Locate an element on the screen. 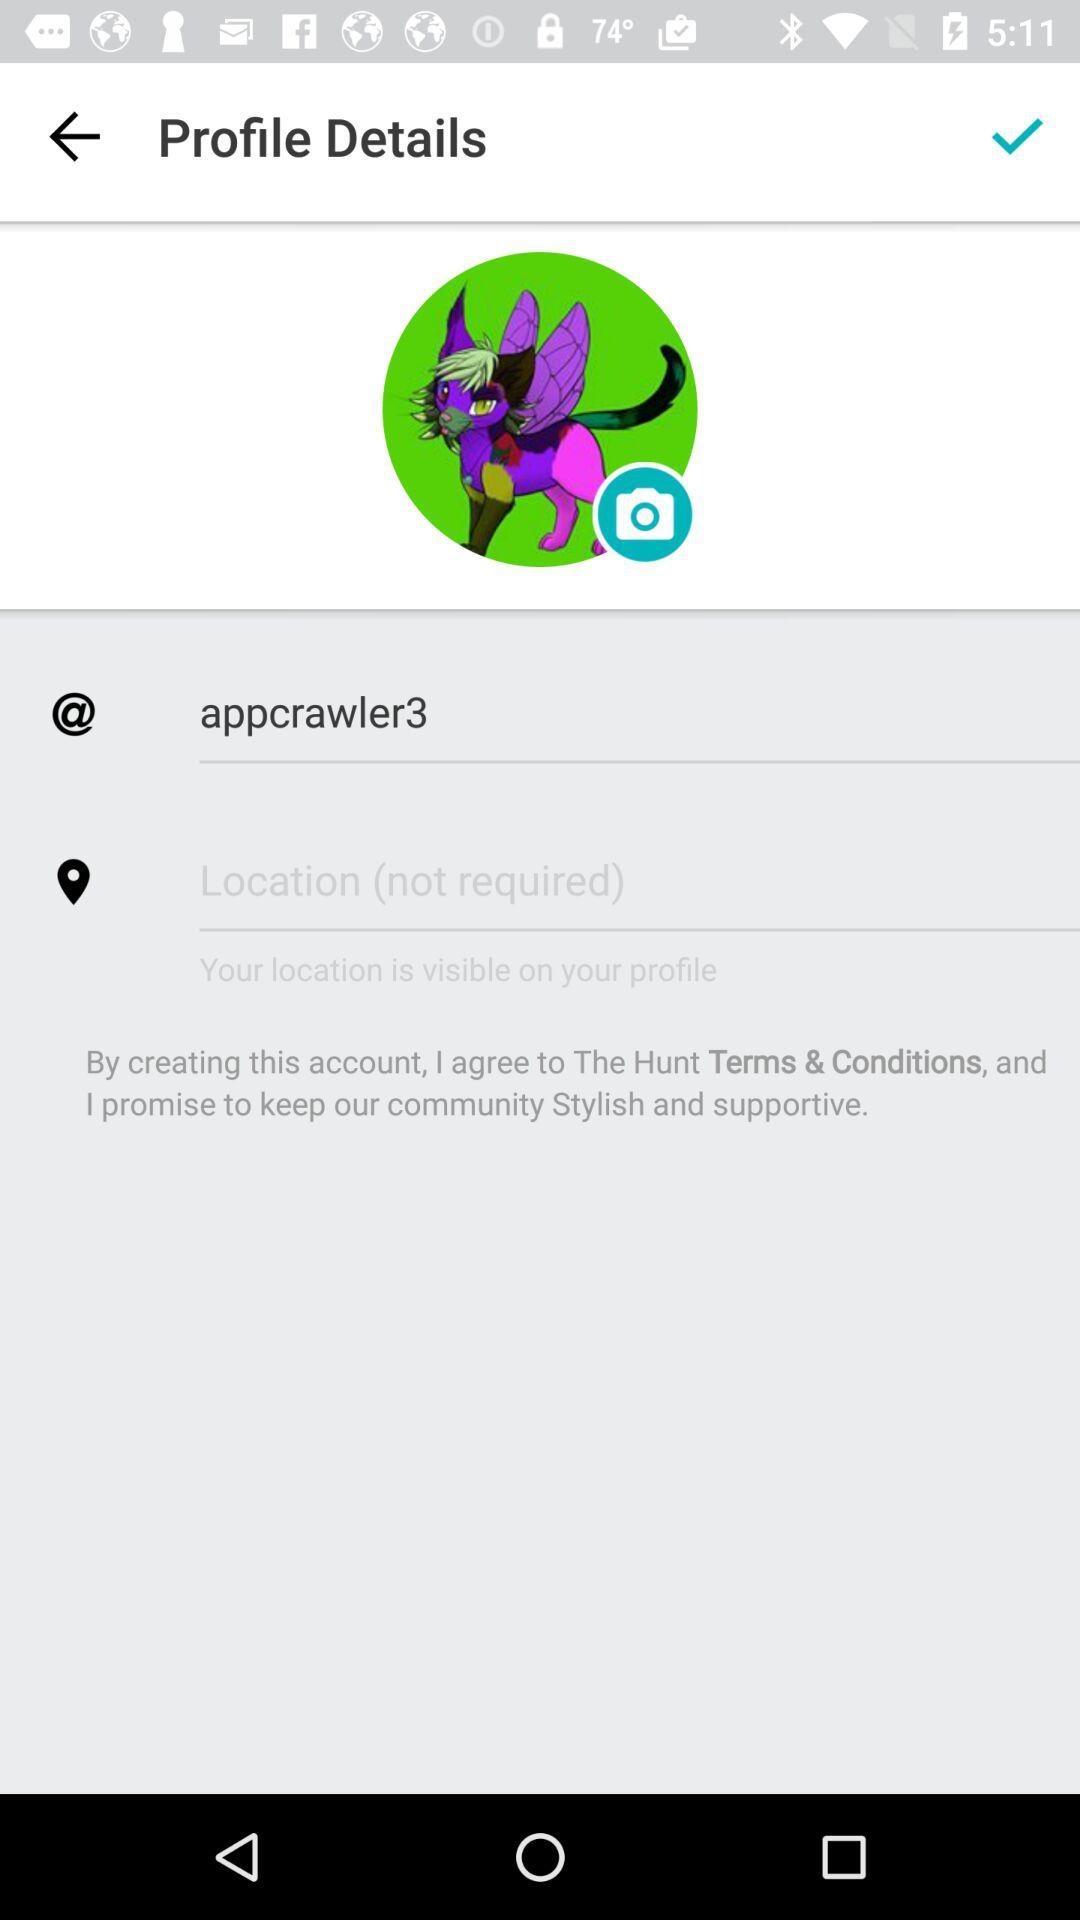 This screenshot has width=1080, height=1920. insert location is located at coordinates (639, 878).